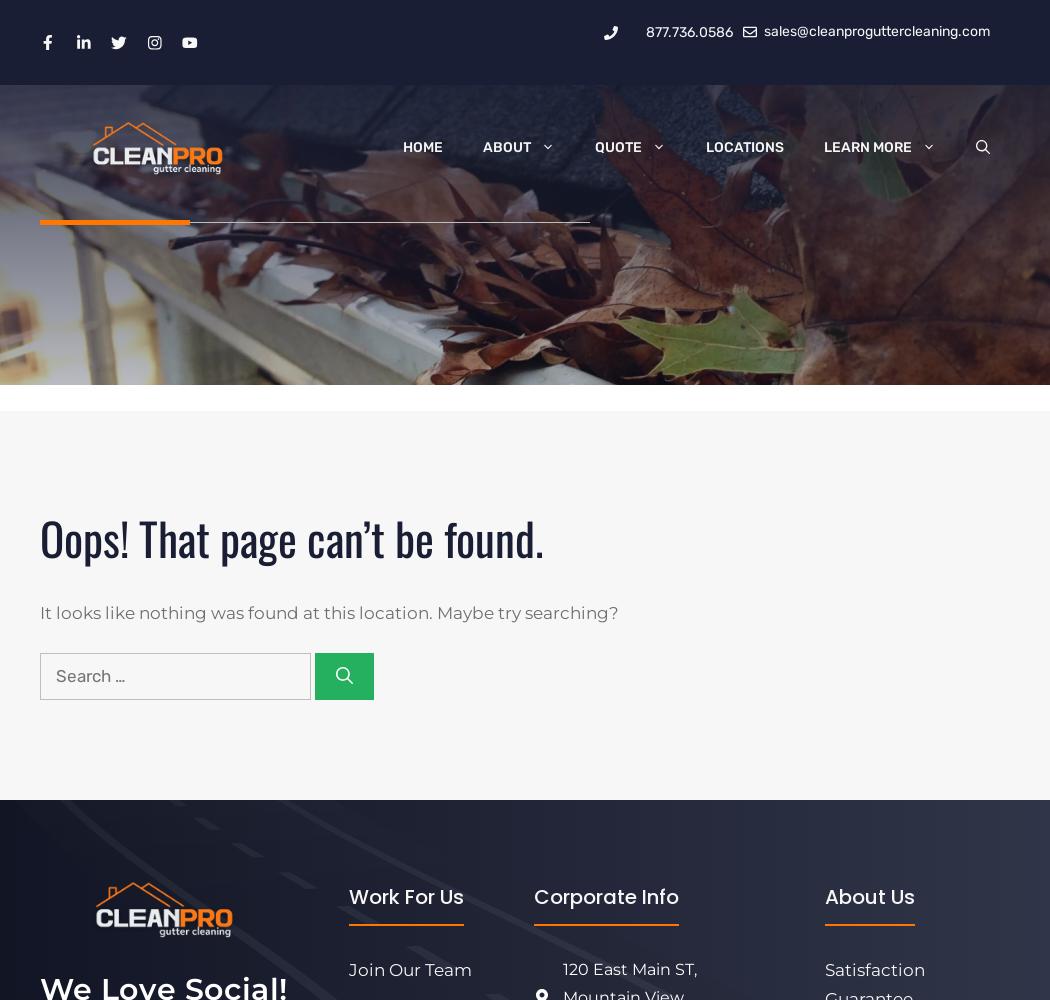  Describe the element at coordinates (689, 32) in the screenshot. I see `'877.736.0586'` at that location.